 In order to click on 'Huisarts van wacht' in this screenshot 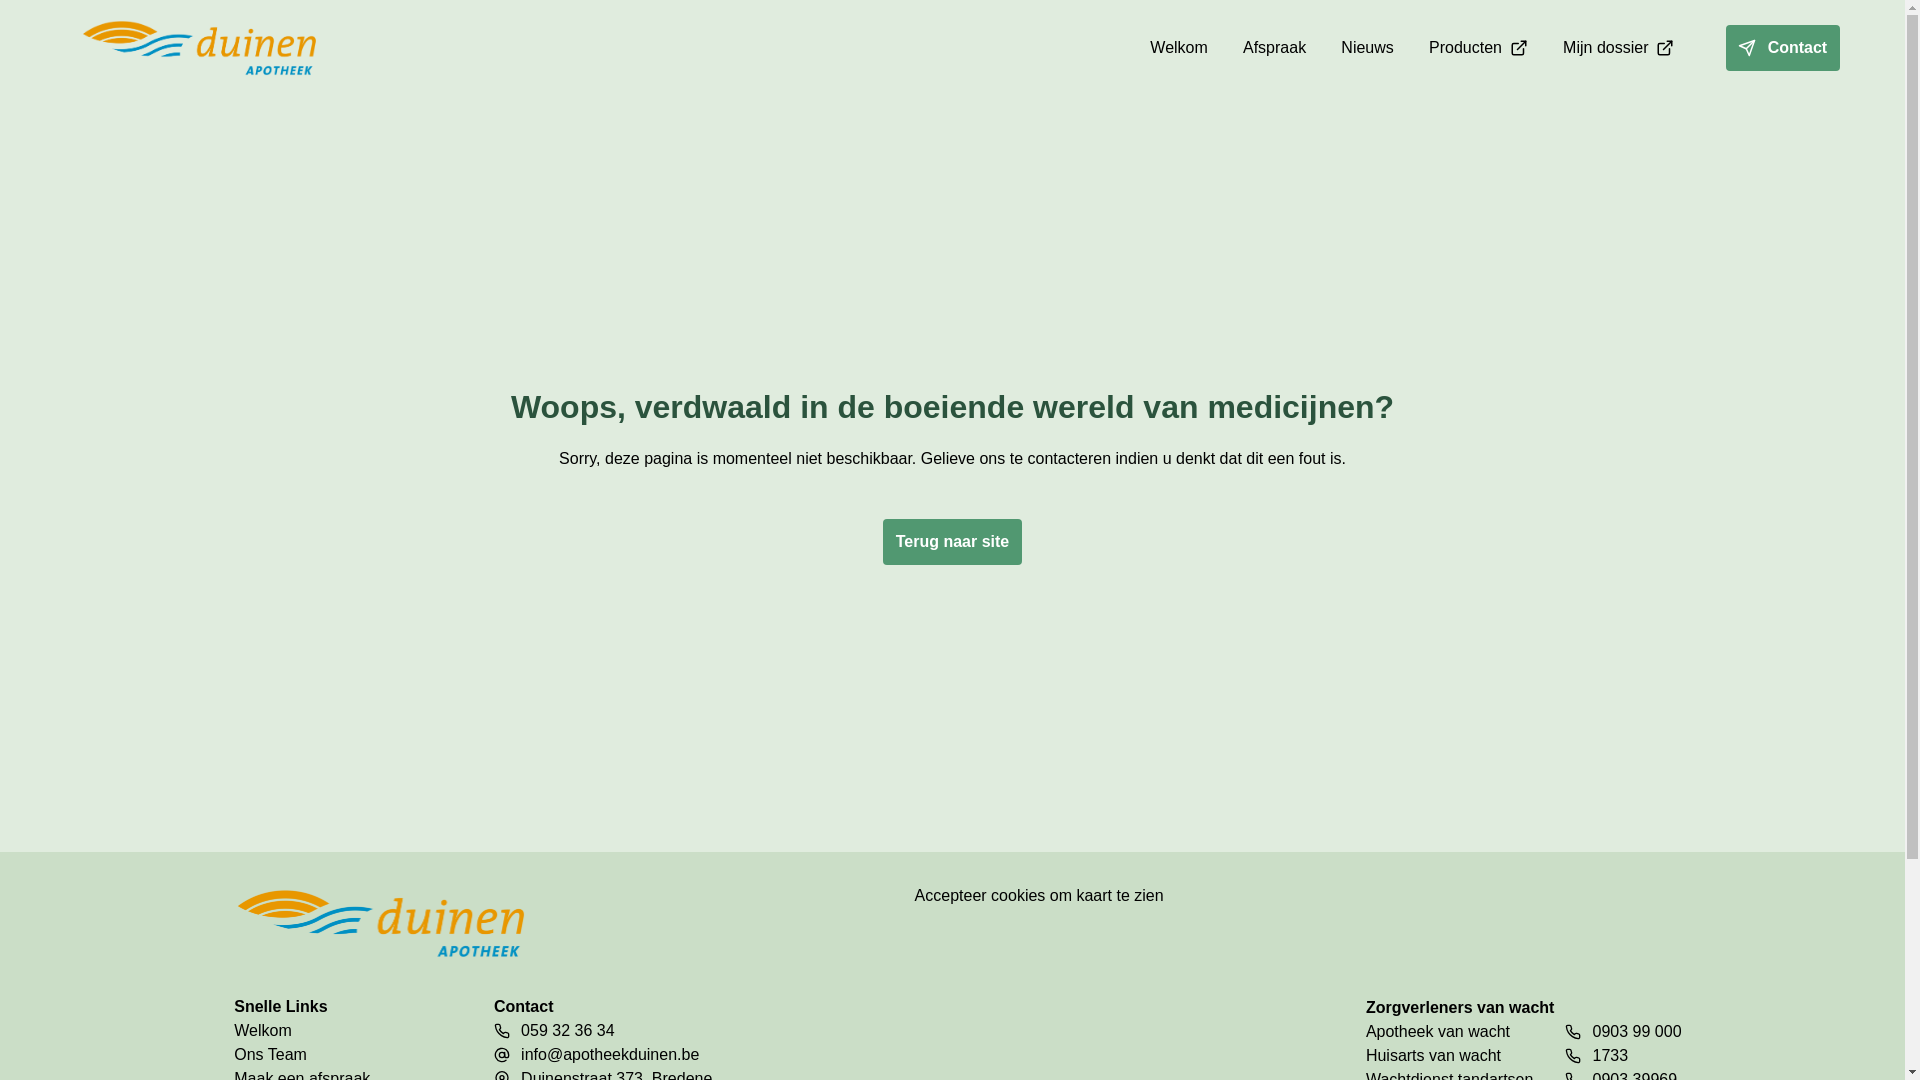, I will do `click(1449, 1055)`.